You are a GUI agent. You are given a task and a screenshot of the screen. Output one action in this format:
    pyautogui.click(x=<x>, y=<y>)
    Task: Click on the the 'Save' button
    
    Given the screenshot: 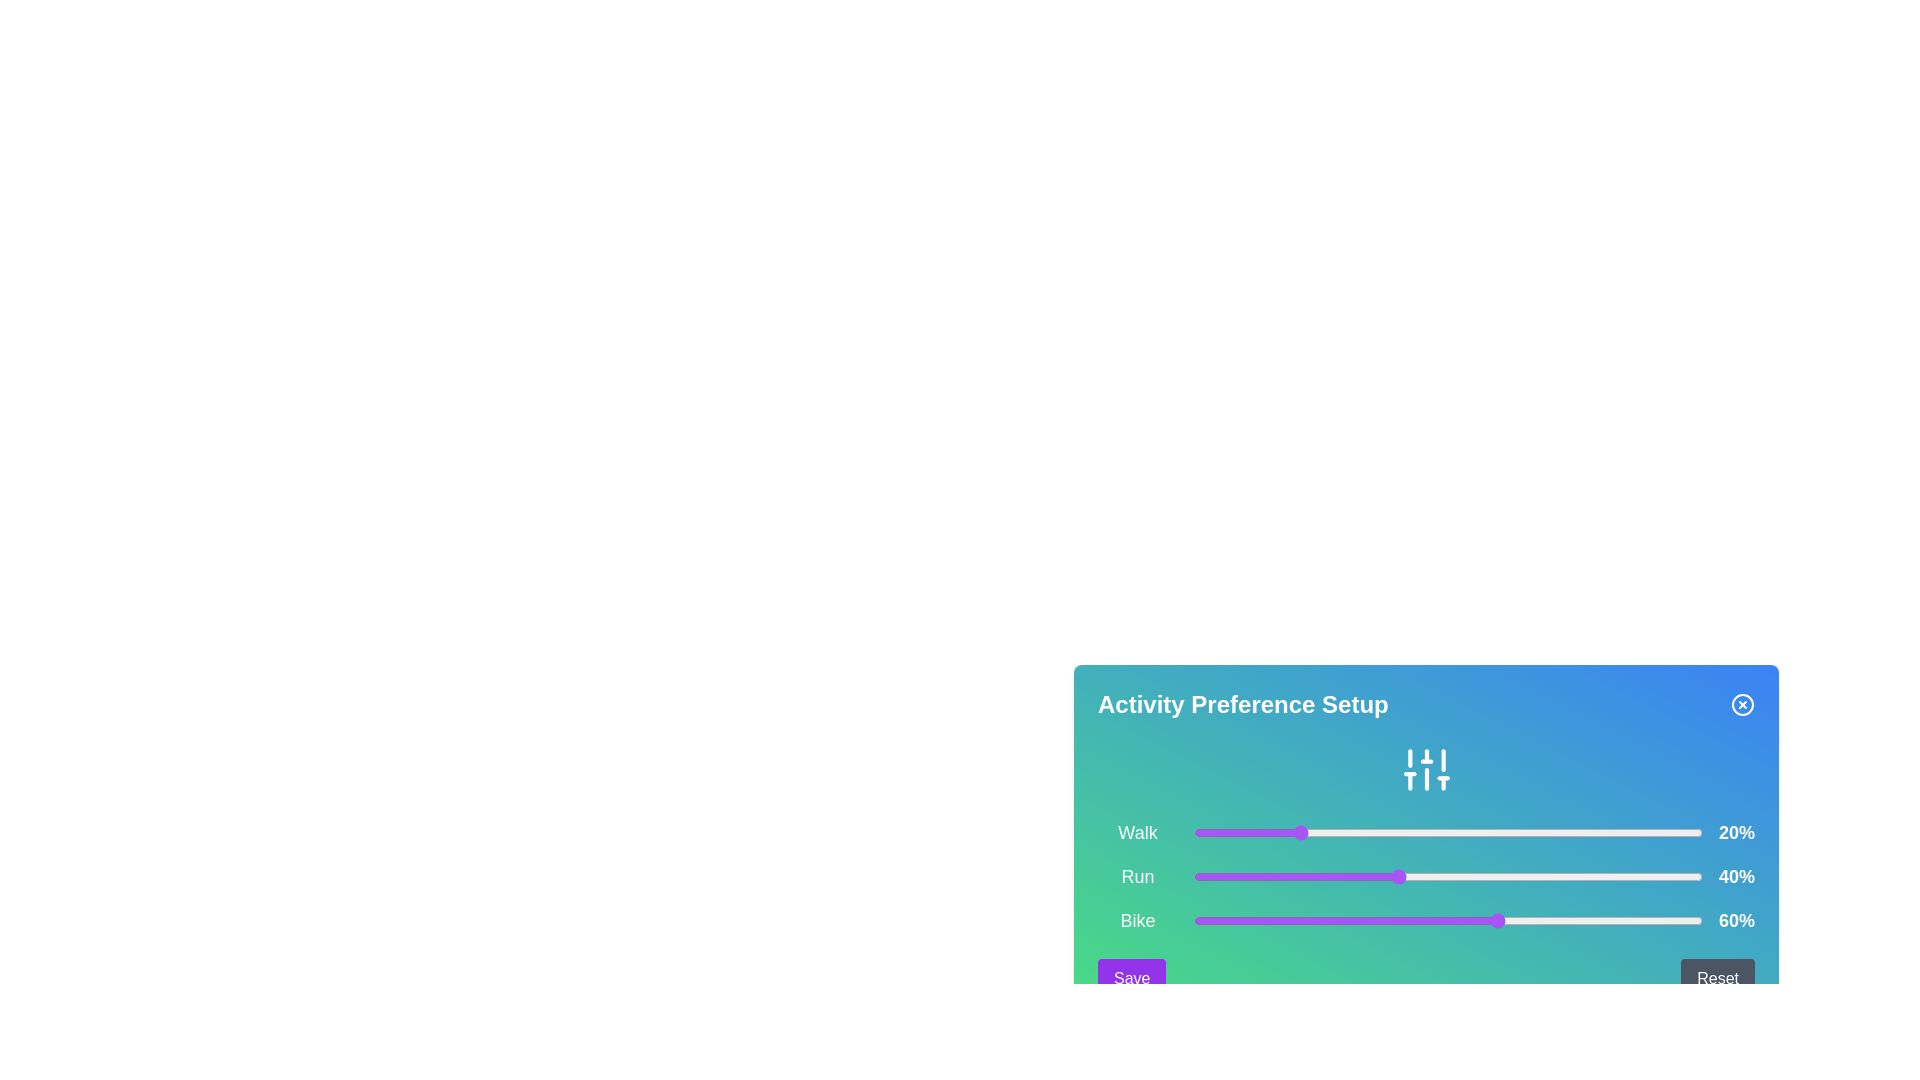 What is the action you would take?
    pyautogui.click(x=1132, y=978)
    